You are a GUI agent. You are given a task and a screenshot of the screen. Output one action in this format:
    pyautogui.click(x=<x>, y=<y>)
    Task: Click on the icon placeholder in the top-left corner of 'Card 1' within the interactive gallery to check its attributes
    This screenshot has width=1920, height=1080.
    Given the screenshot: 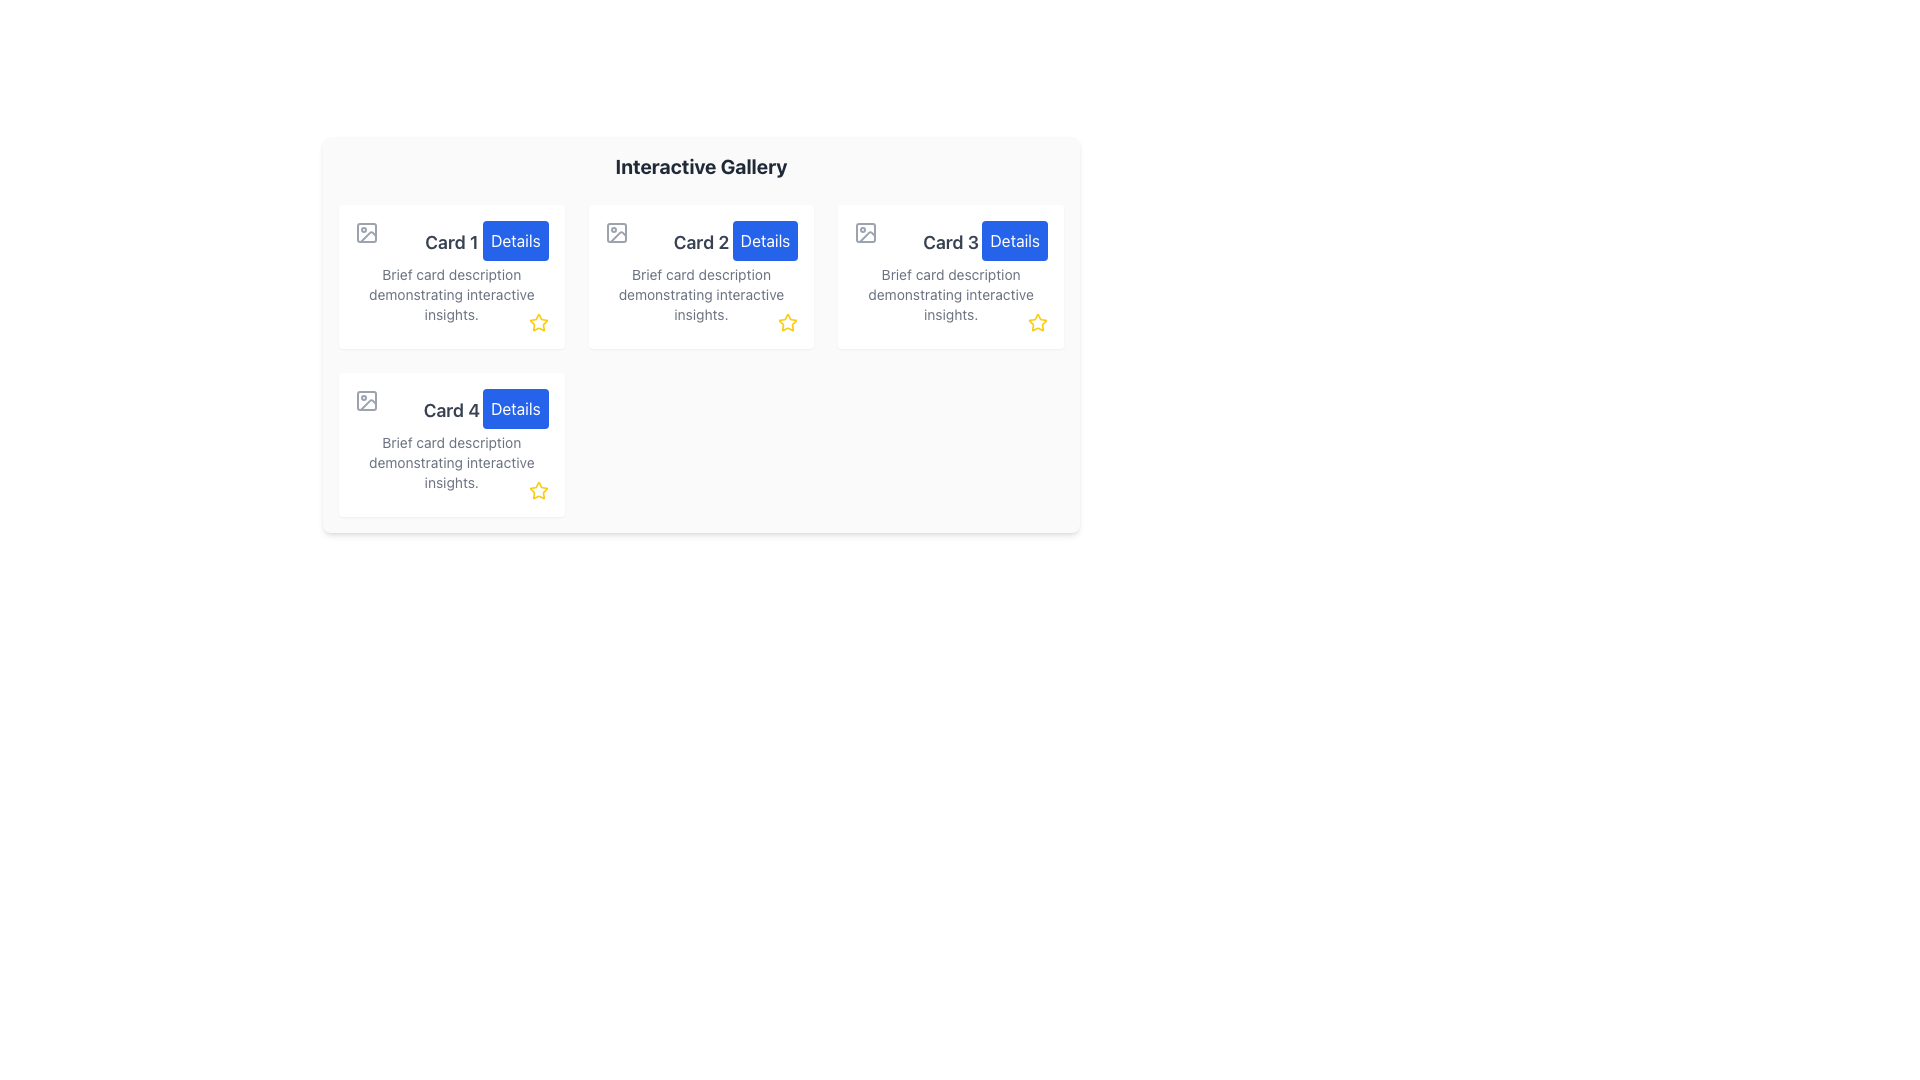 What is the action you would take?
    pyautogui.click(x=366, y=231)
    